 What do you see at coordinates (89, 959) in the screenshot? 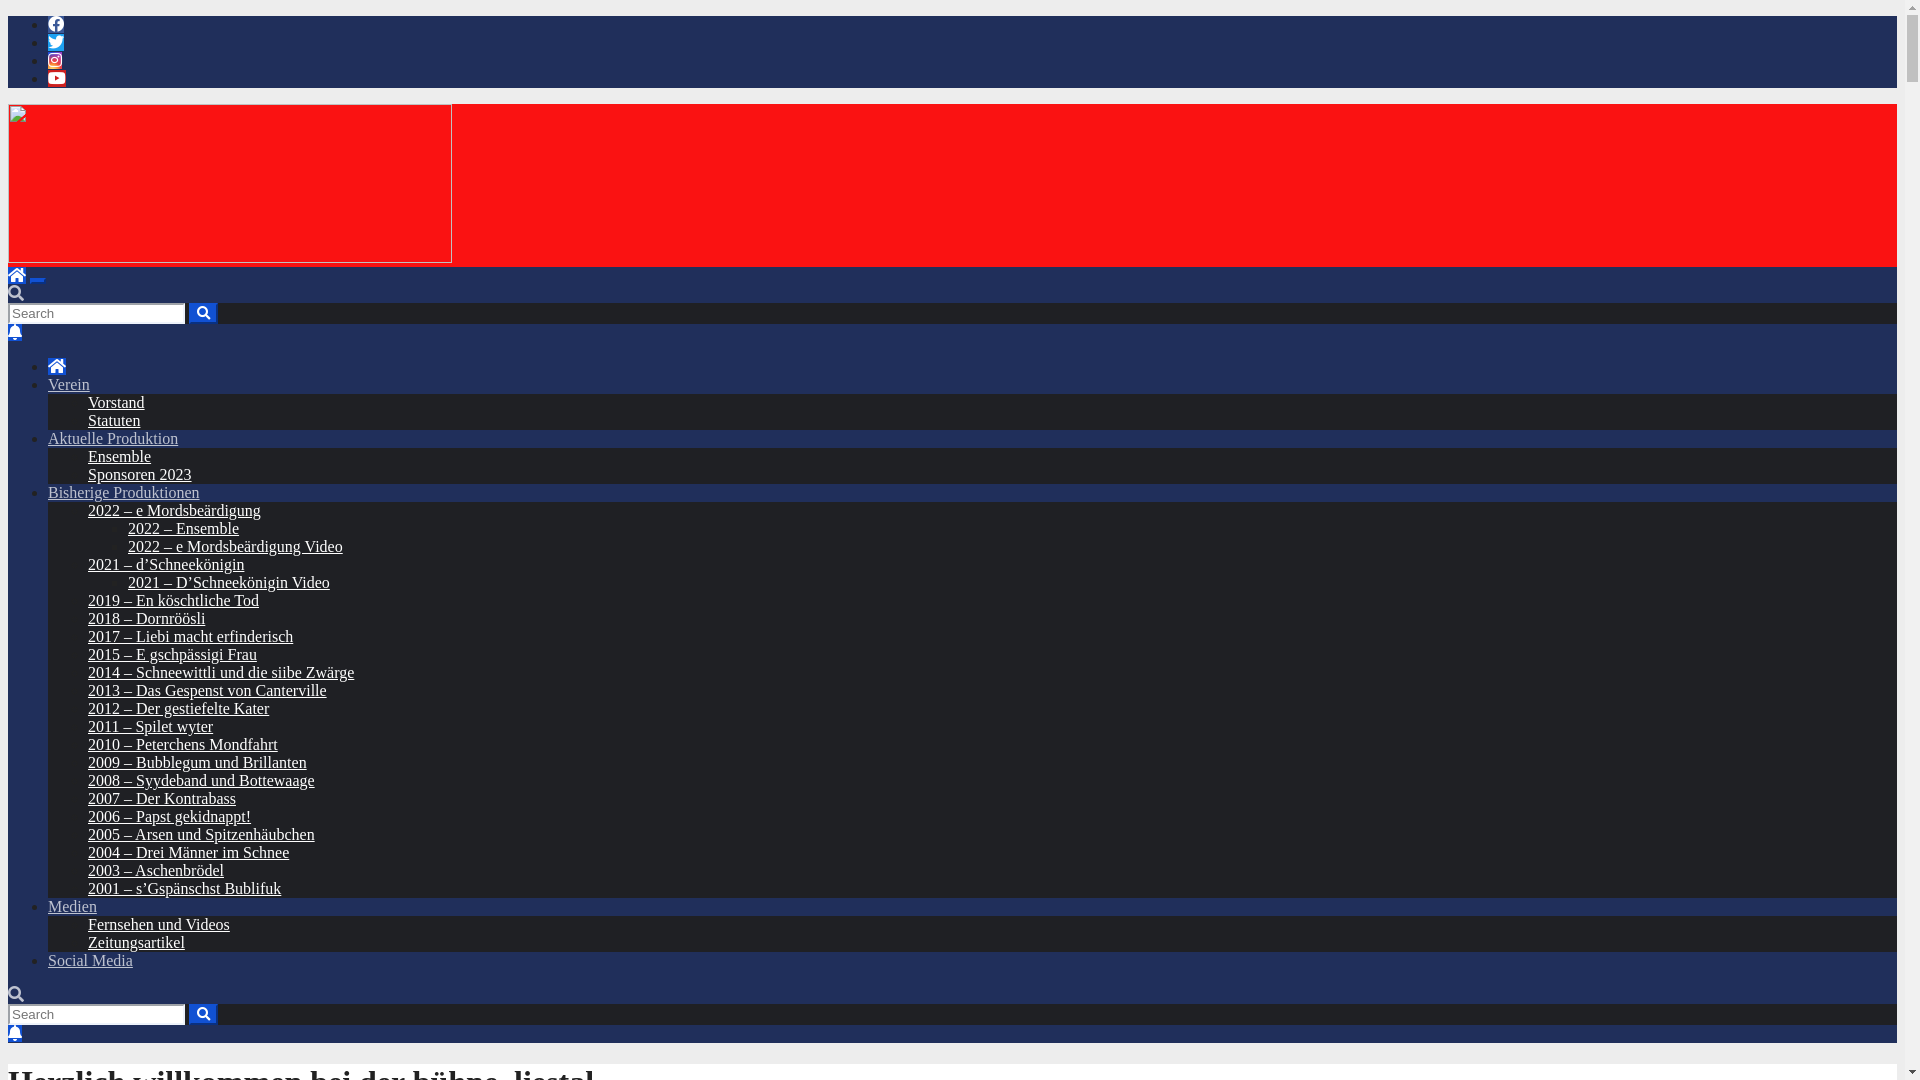
I see `'Social Media'` at bounding box center [89, 959].